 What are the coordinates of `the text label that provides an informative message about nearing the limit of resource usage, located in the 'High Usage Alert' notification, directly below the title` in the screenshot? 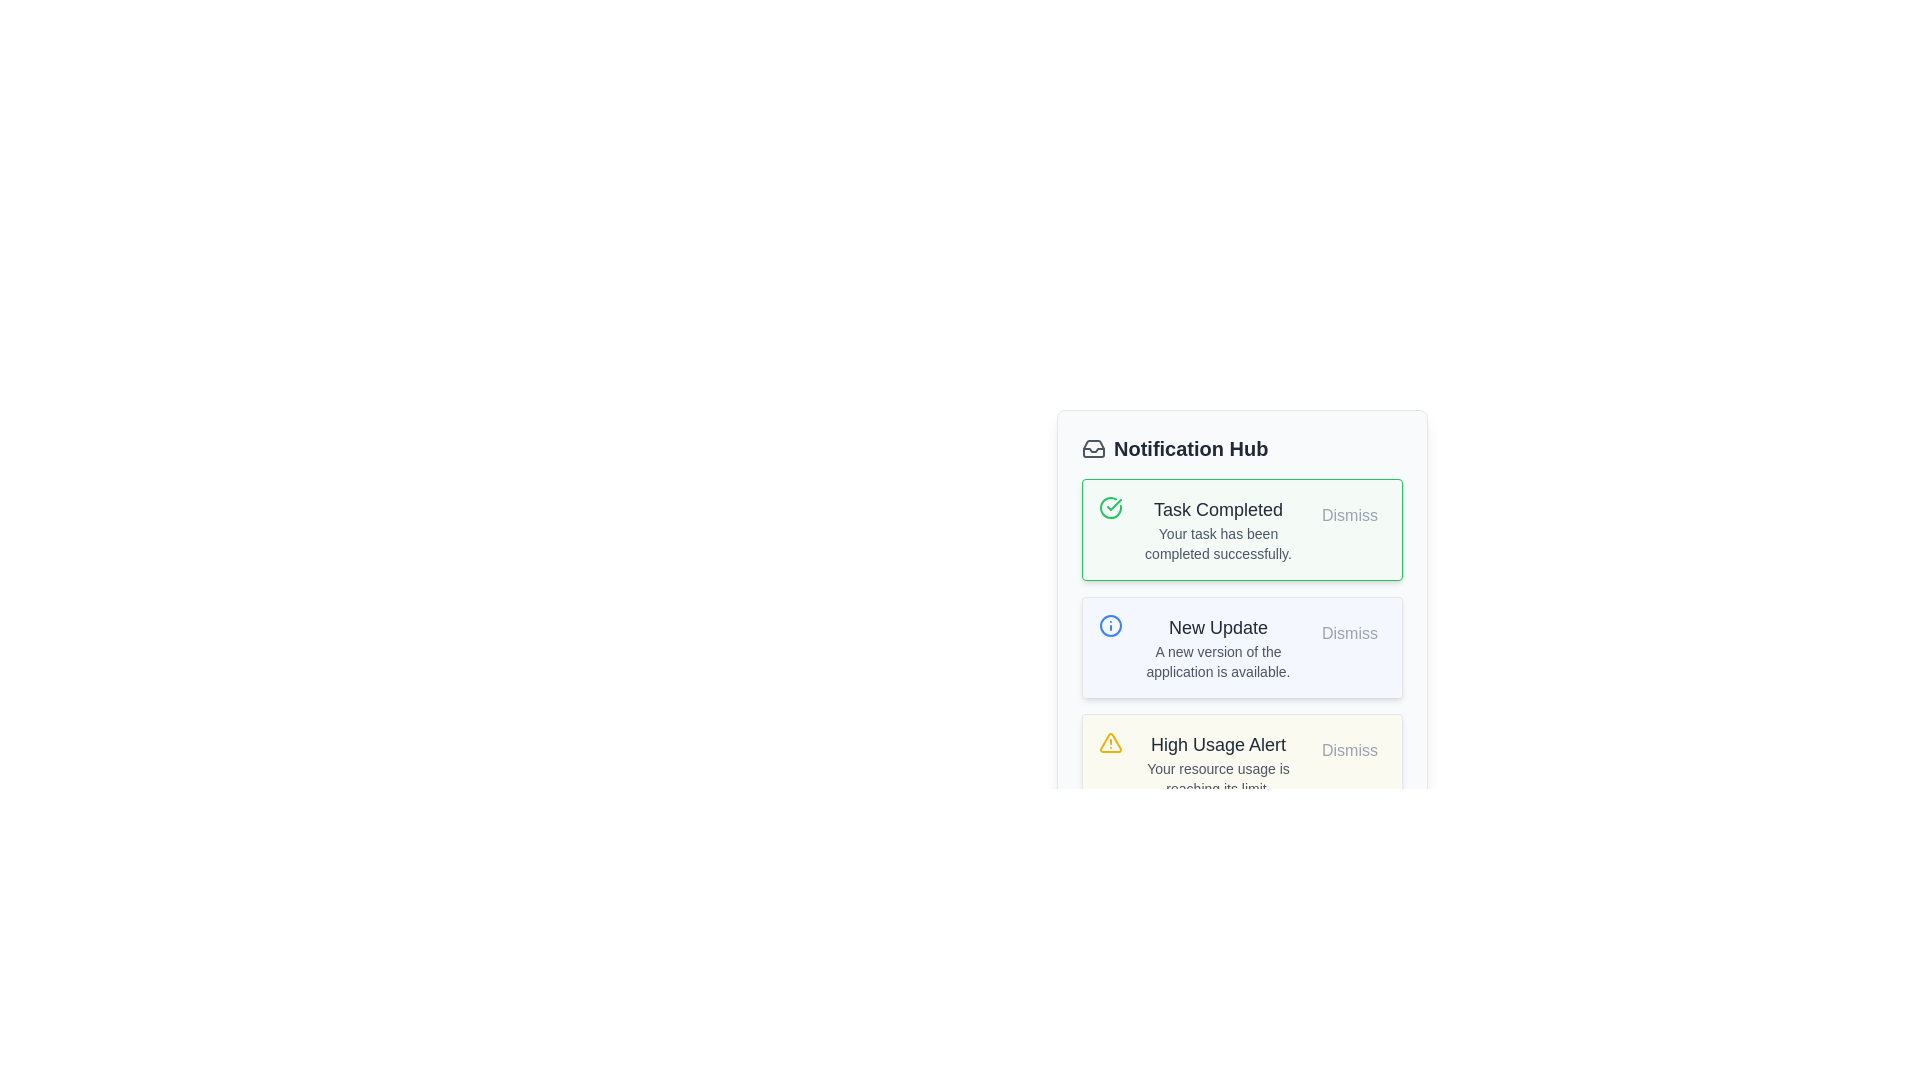 It's located at (1217, 778).